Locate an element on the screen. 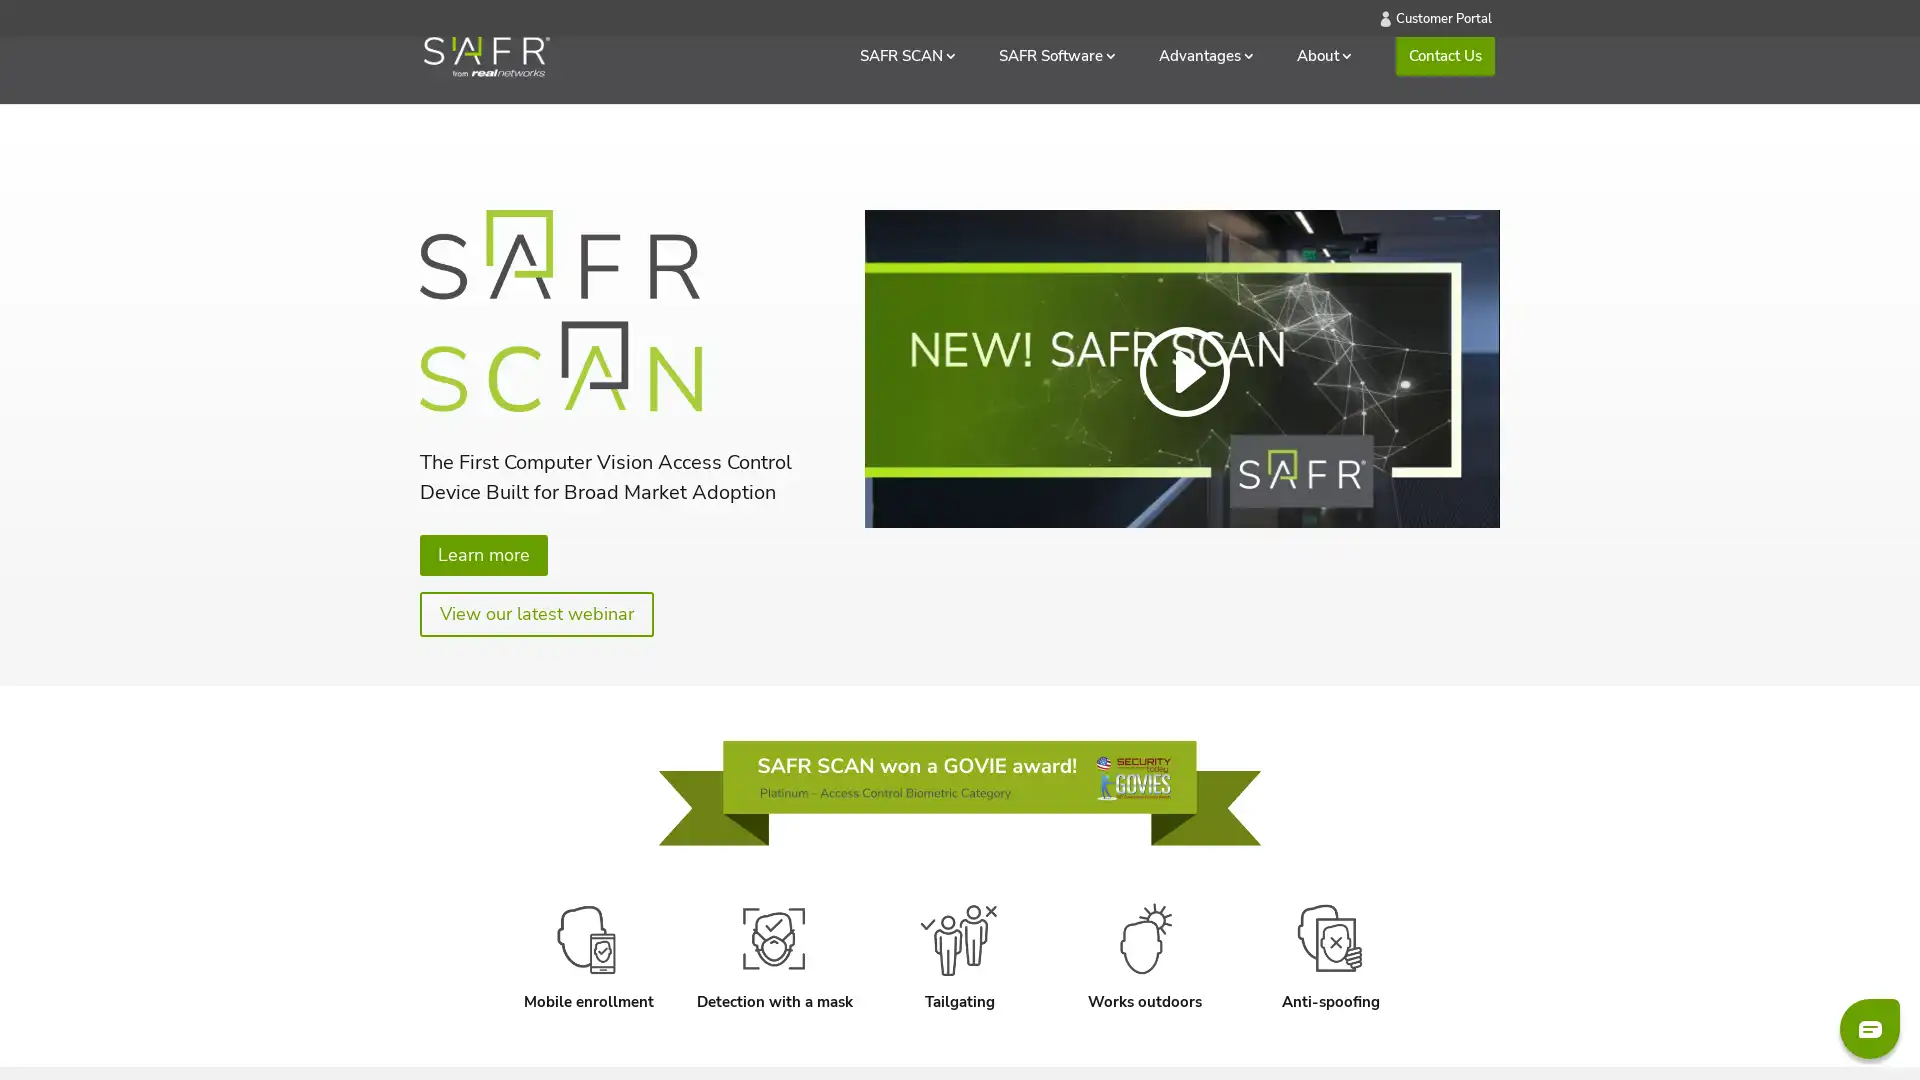 This screenshot has width=1920, height=1080. play is located at coordinates (887, 478).